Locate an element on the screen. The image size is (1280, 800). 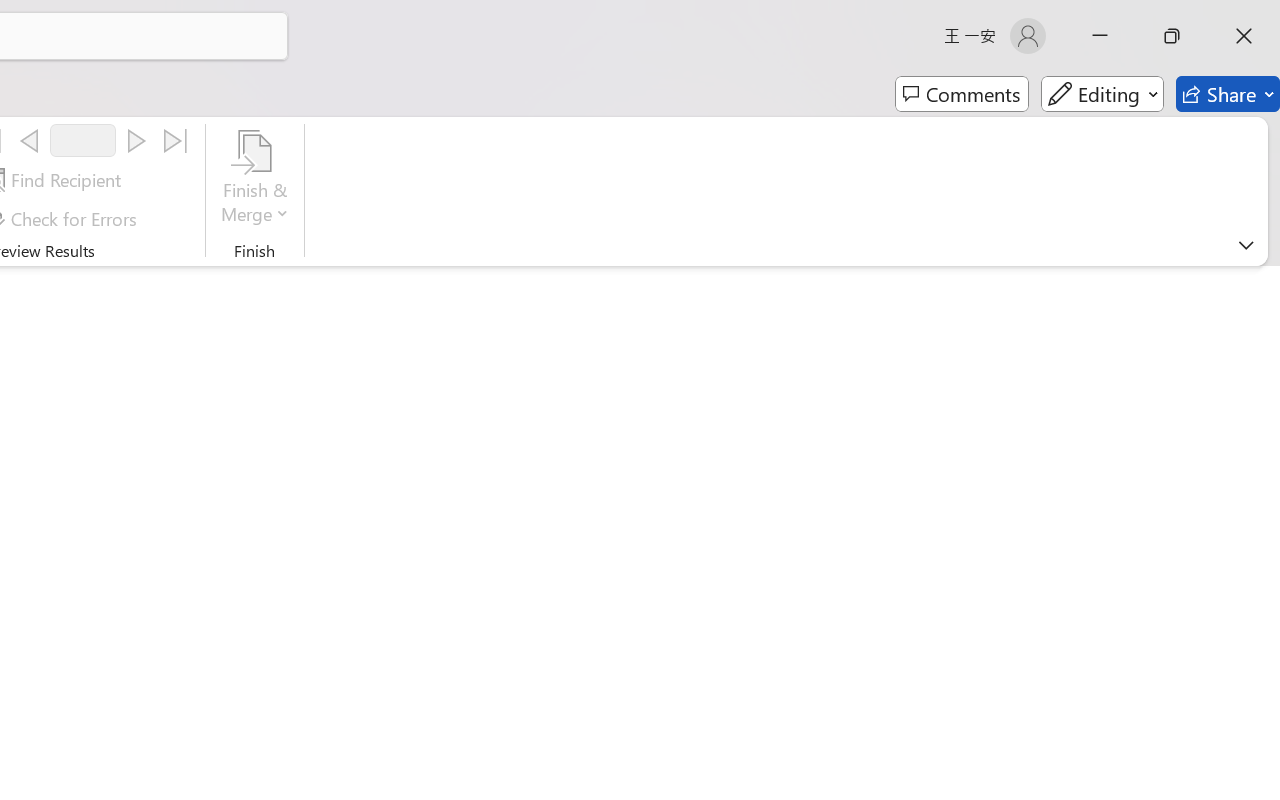
'Share' is located at coordinates (1227, 94).